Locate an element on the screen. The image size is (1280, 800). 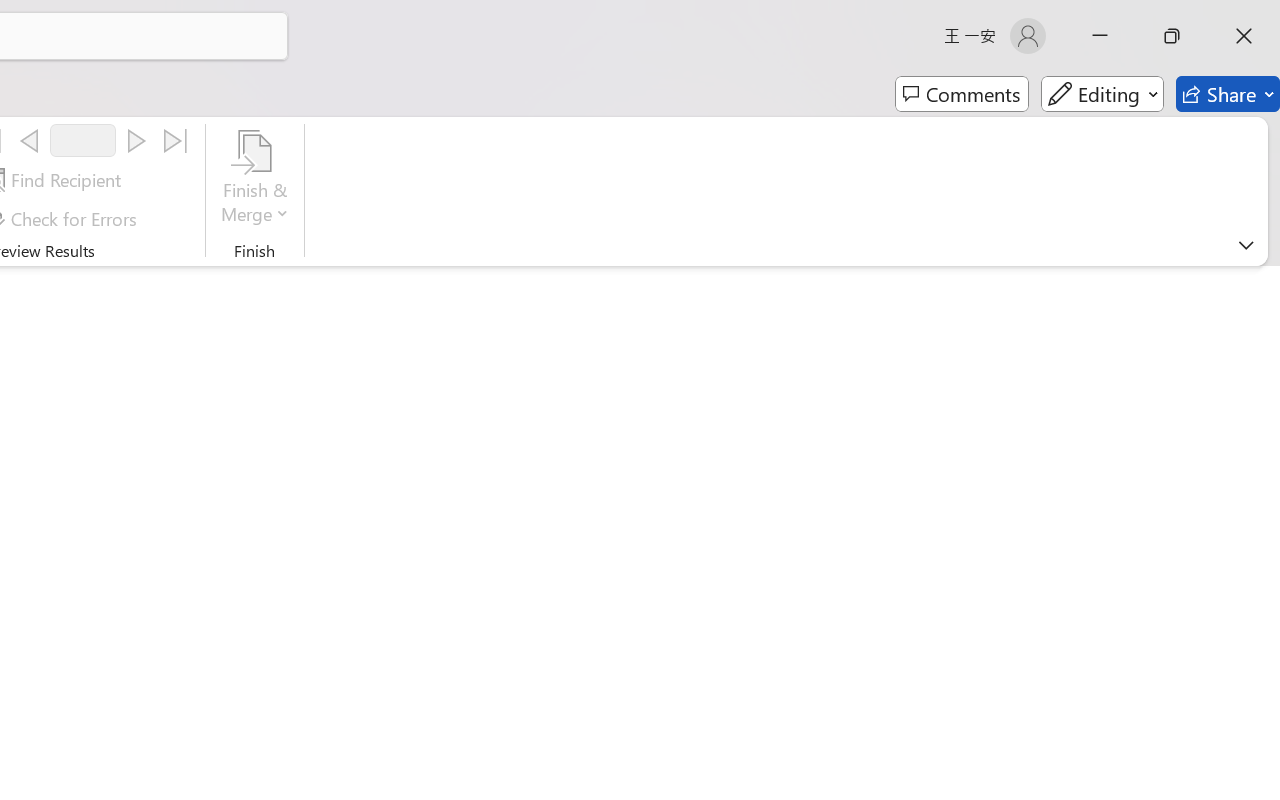
'Share' is located at coordinates (1227, 94).